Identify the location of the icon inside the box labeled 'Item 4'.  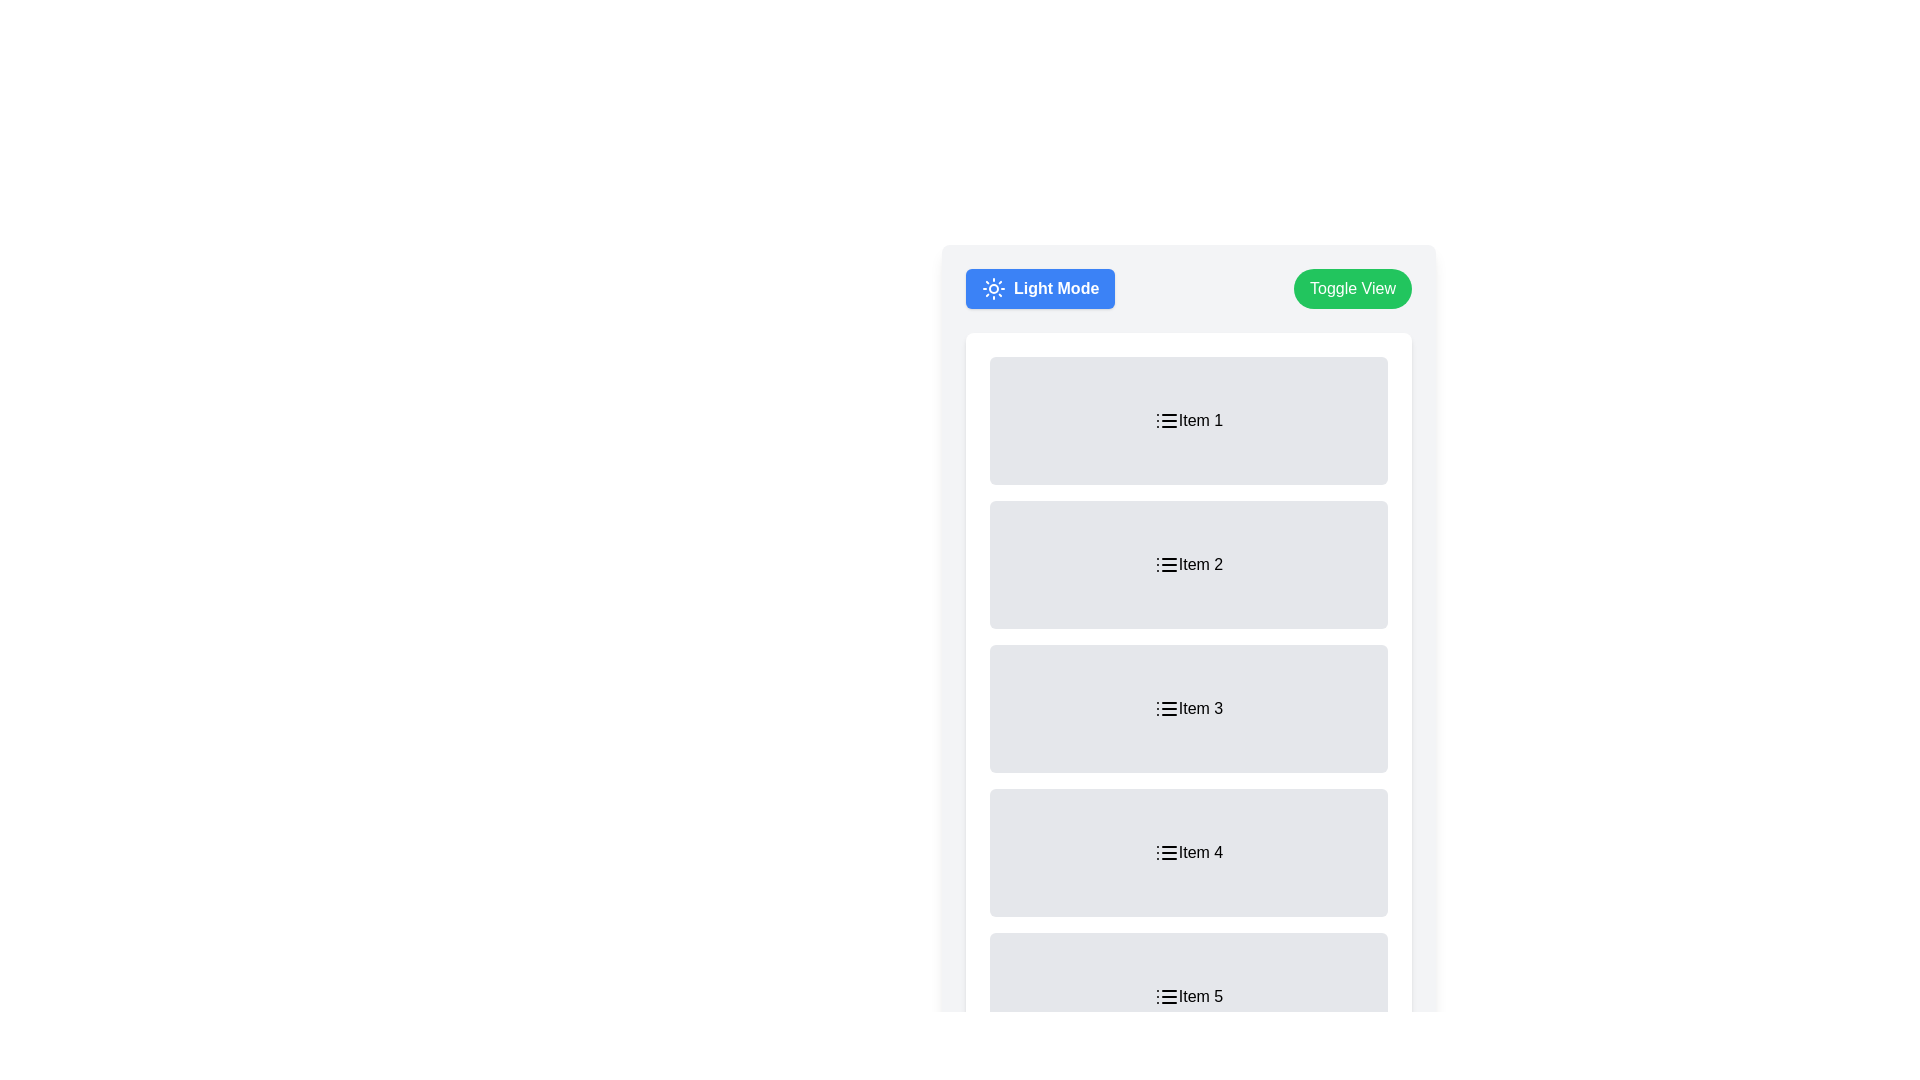
(1166, 852).